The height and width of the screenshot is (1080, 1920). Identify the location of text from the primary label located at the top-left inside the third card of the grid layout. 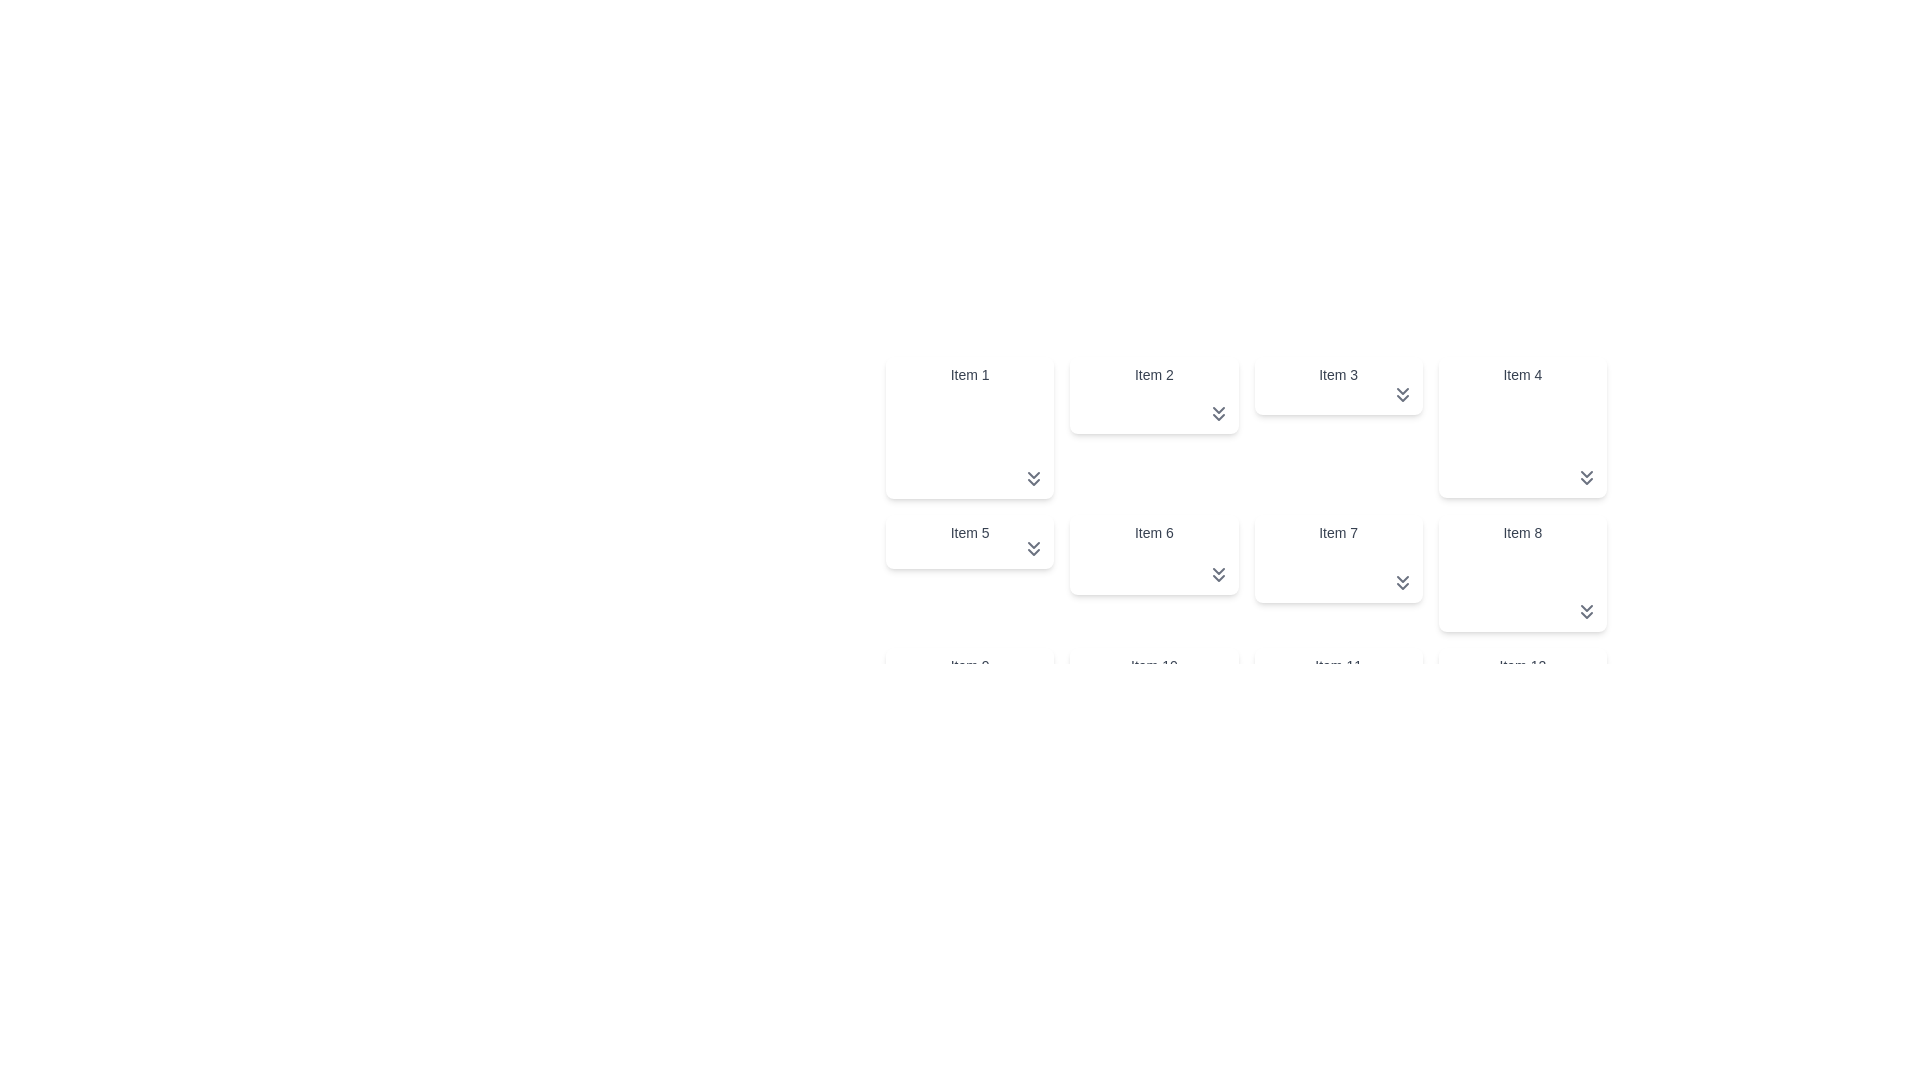
(1338, 374).